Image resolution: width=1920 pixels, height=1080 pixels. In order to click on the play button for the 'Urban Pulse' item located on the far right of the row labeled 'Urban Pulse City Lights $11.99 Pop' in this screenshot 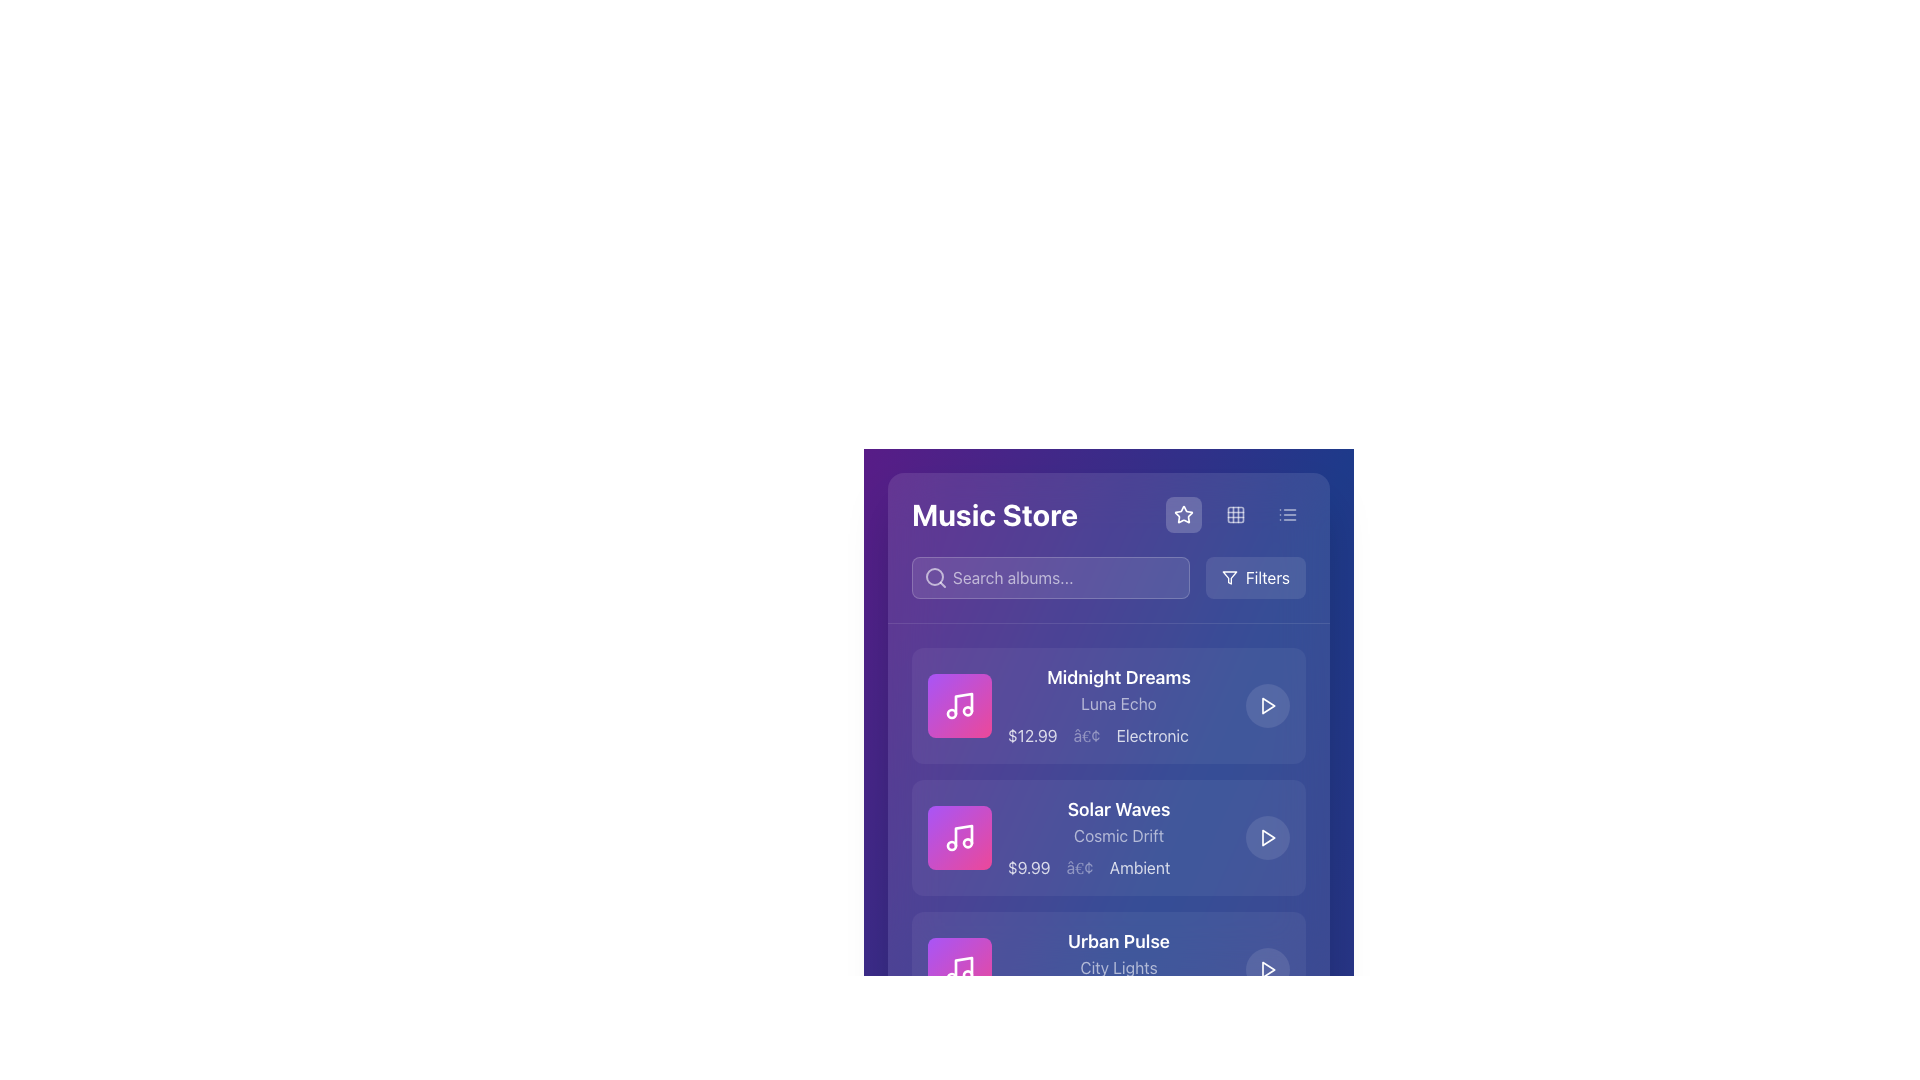, I will do `click(1266, 968)`.